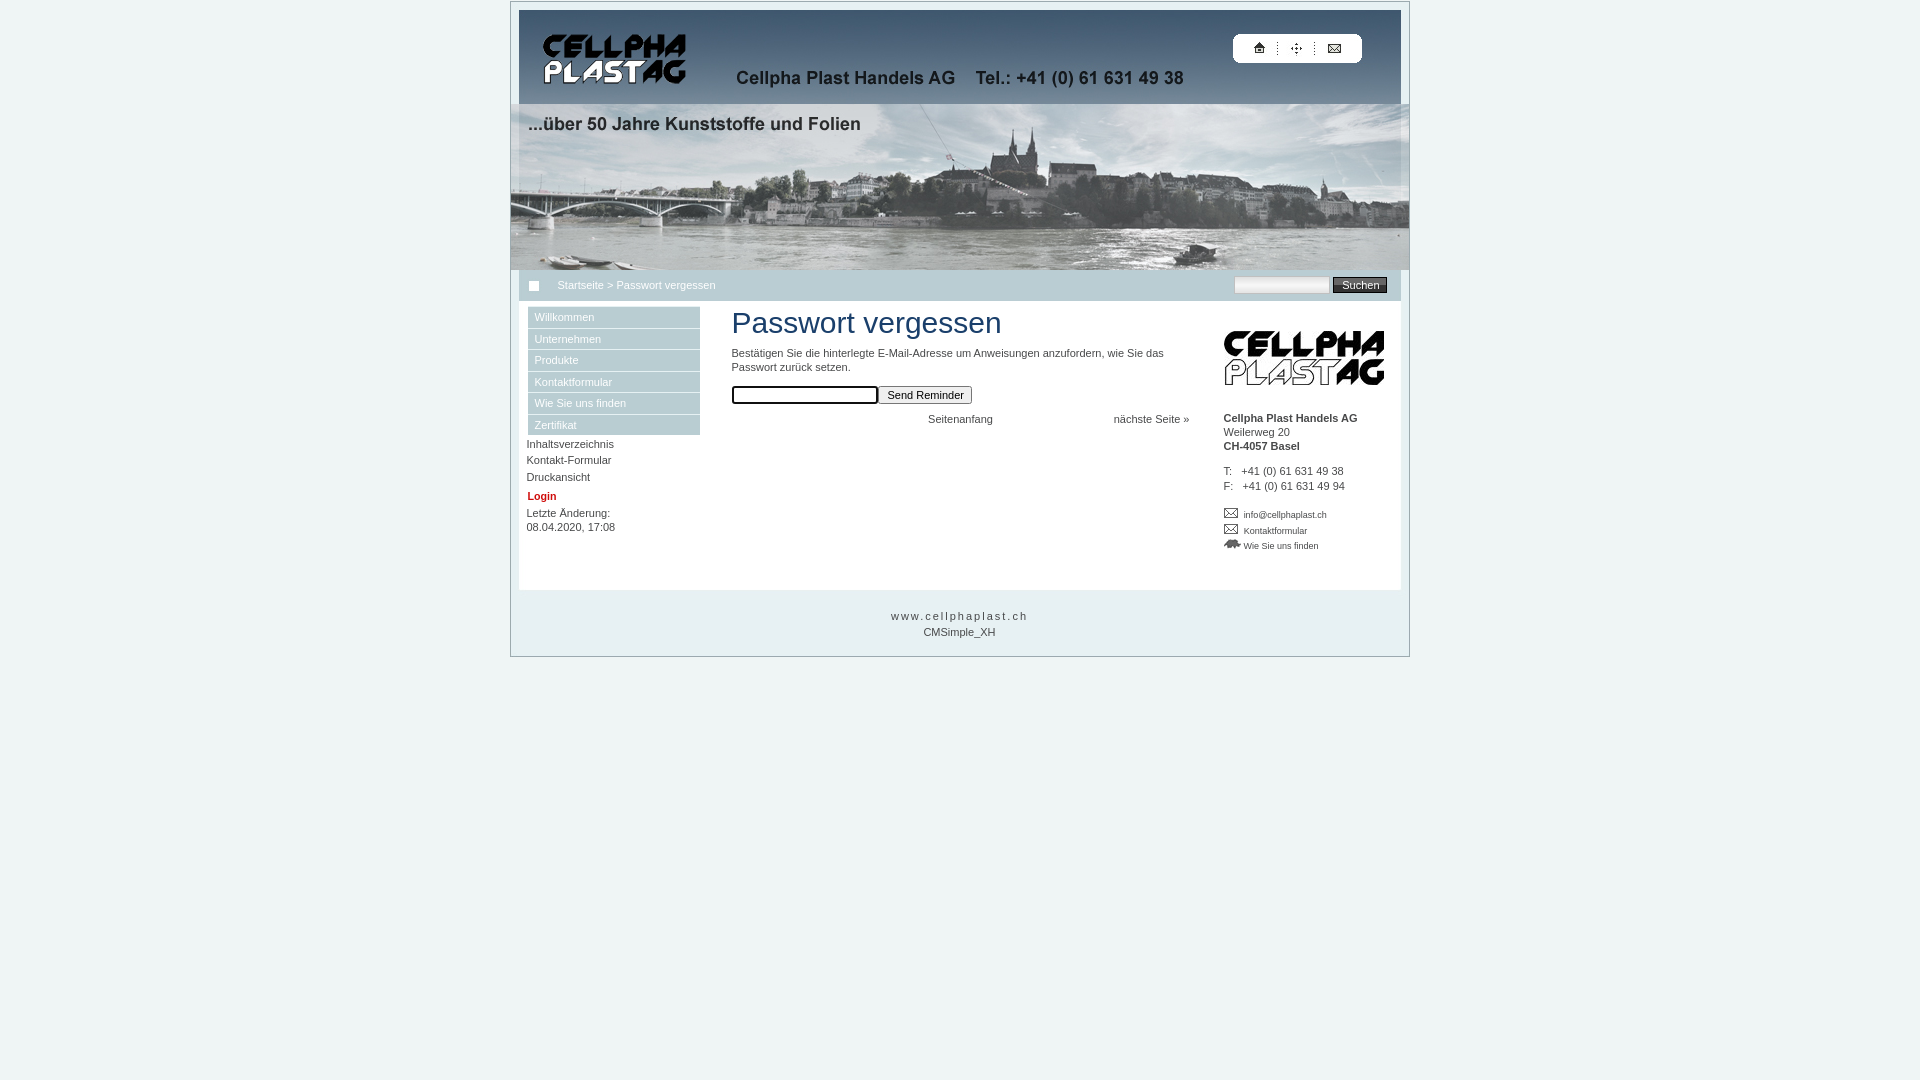  I want to click on 'Startseite', so click(577, 285).